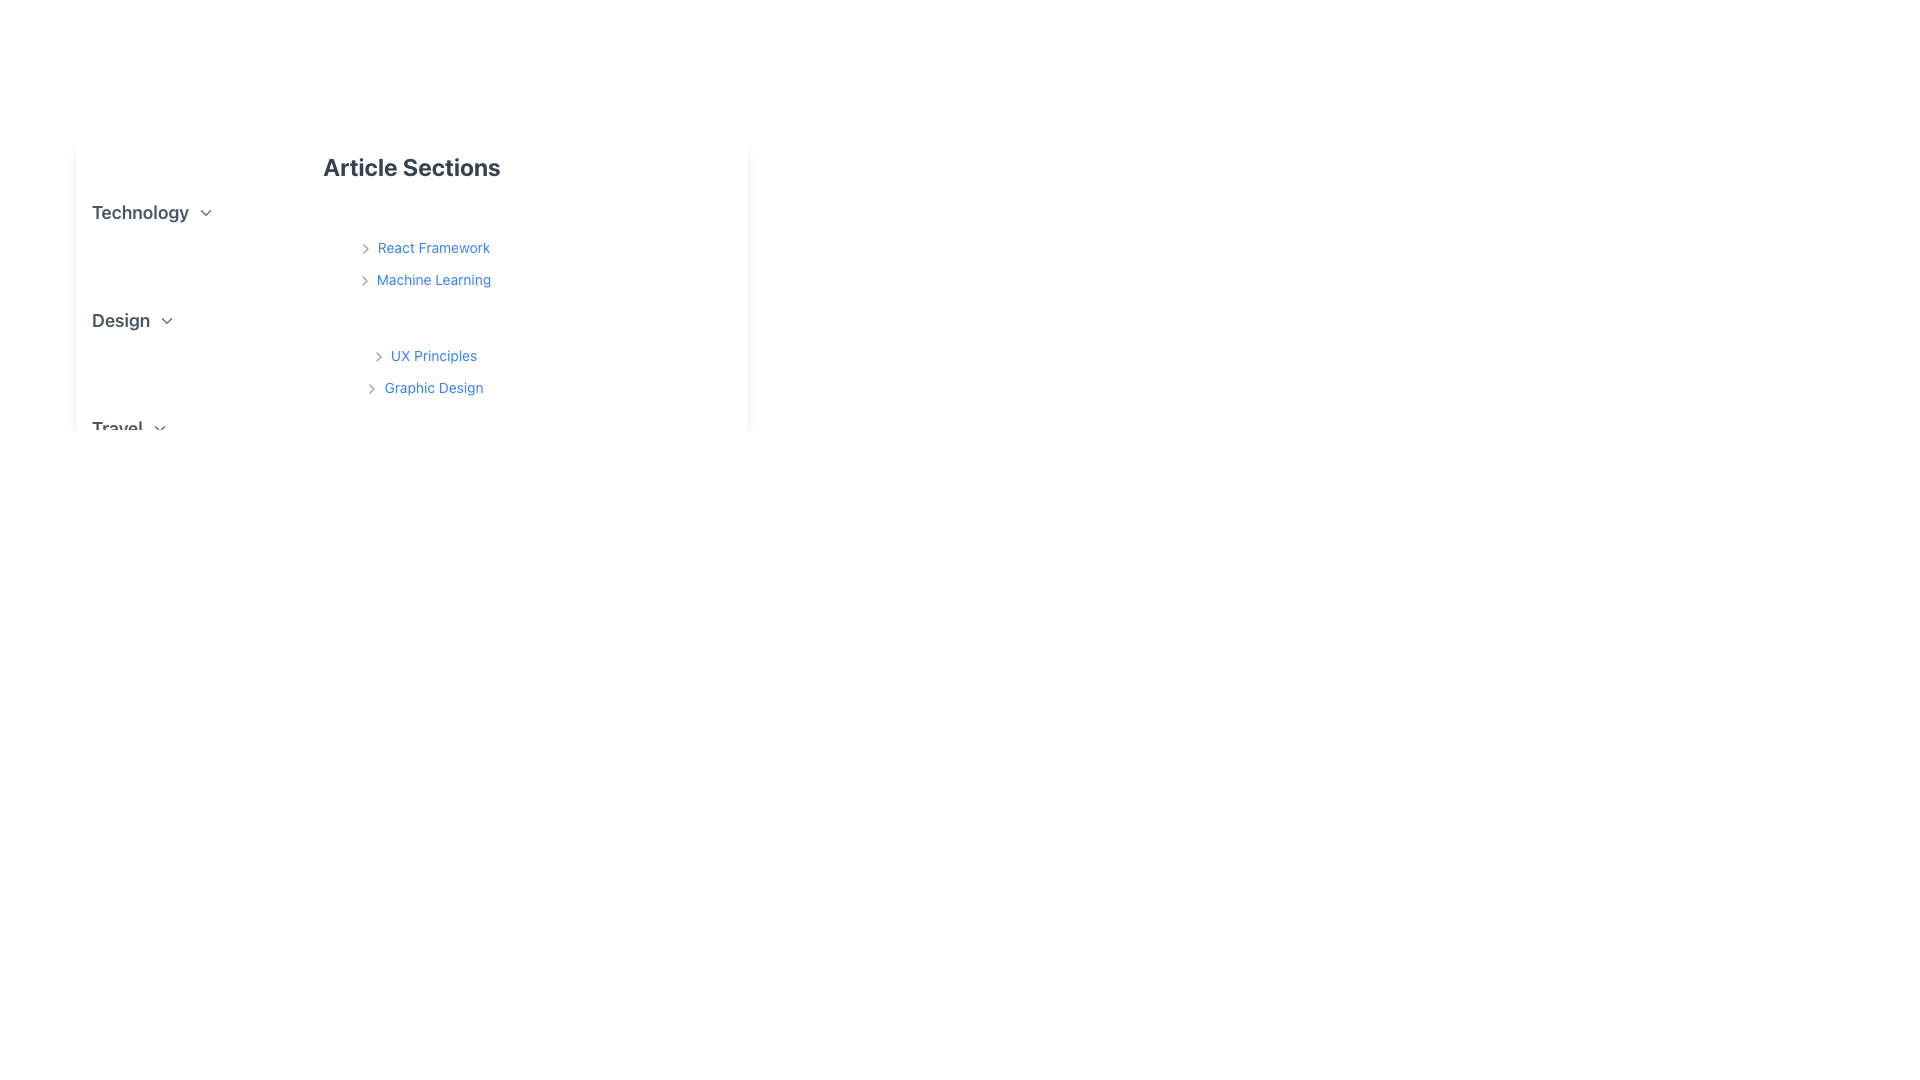  What do you see at coordinates (422, 279) in the screenshot?
I see `the hyperlink for 'Machine Learning' located under the 'Technology' category` at bounding box center [422, 279].